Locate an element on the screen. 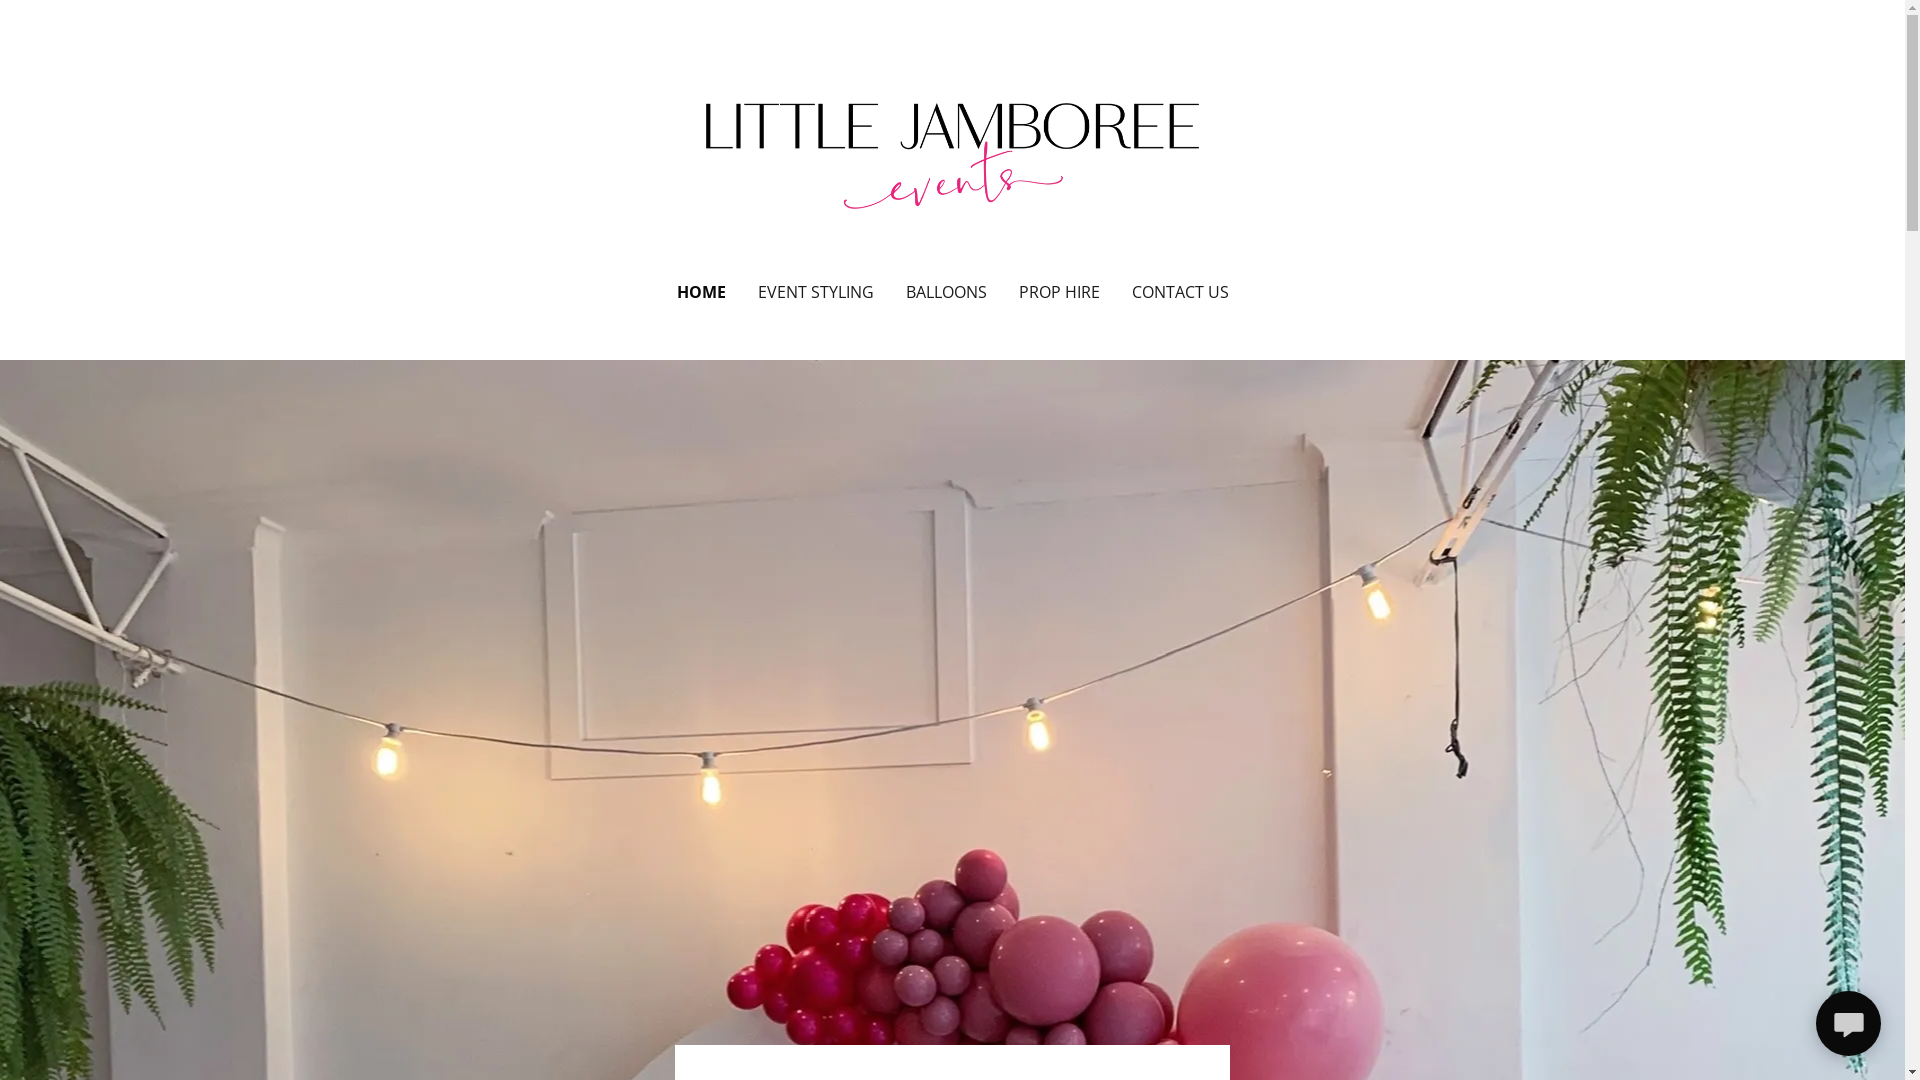  'BALLOONS' is located at coordinates (945, 292).